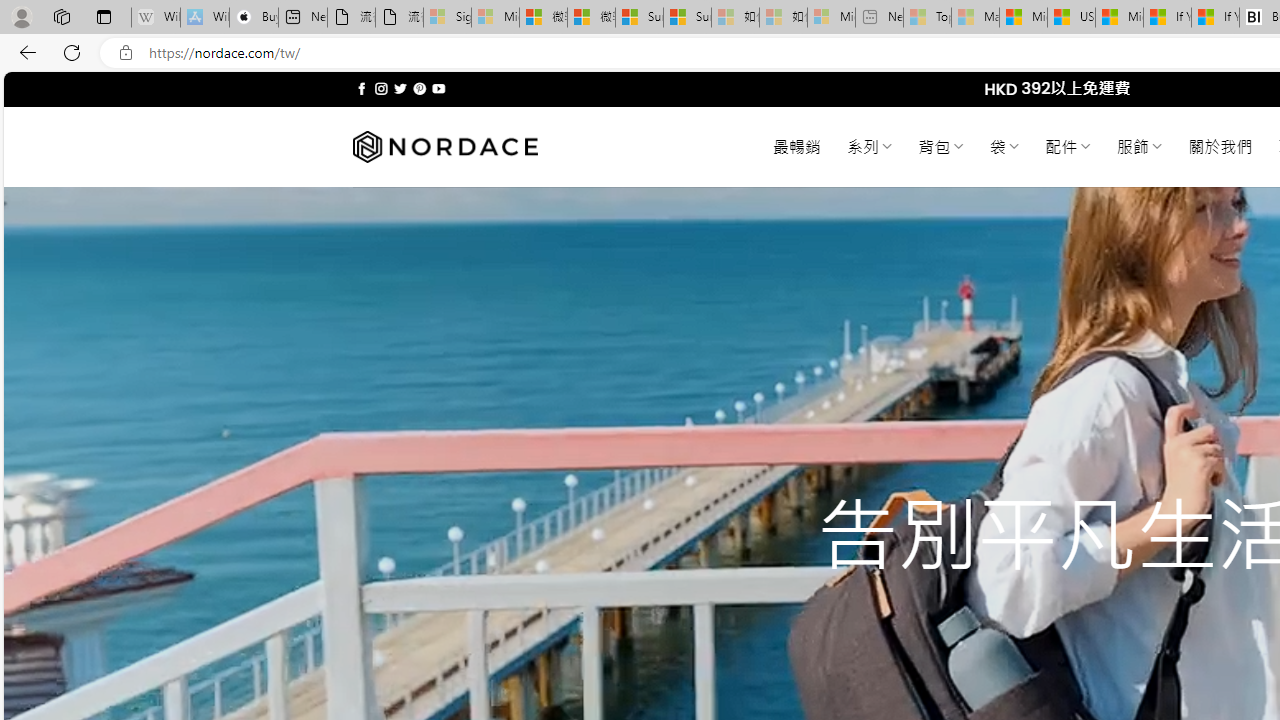  What do you see at coordinates (926, 17) in the screenshot?
I see `'Top Stories - MSN - Sleeping'` at bounding box center [926, 17].